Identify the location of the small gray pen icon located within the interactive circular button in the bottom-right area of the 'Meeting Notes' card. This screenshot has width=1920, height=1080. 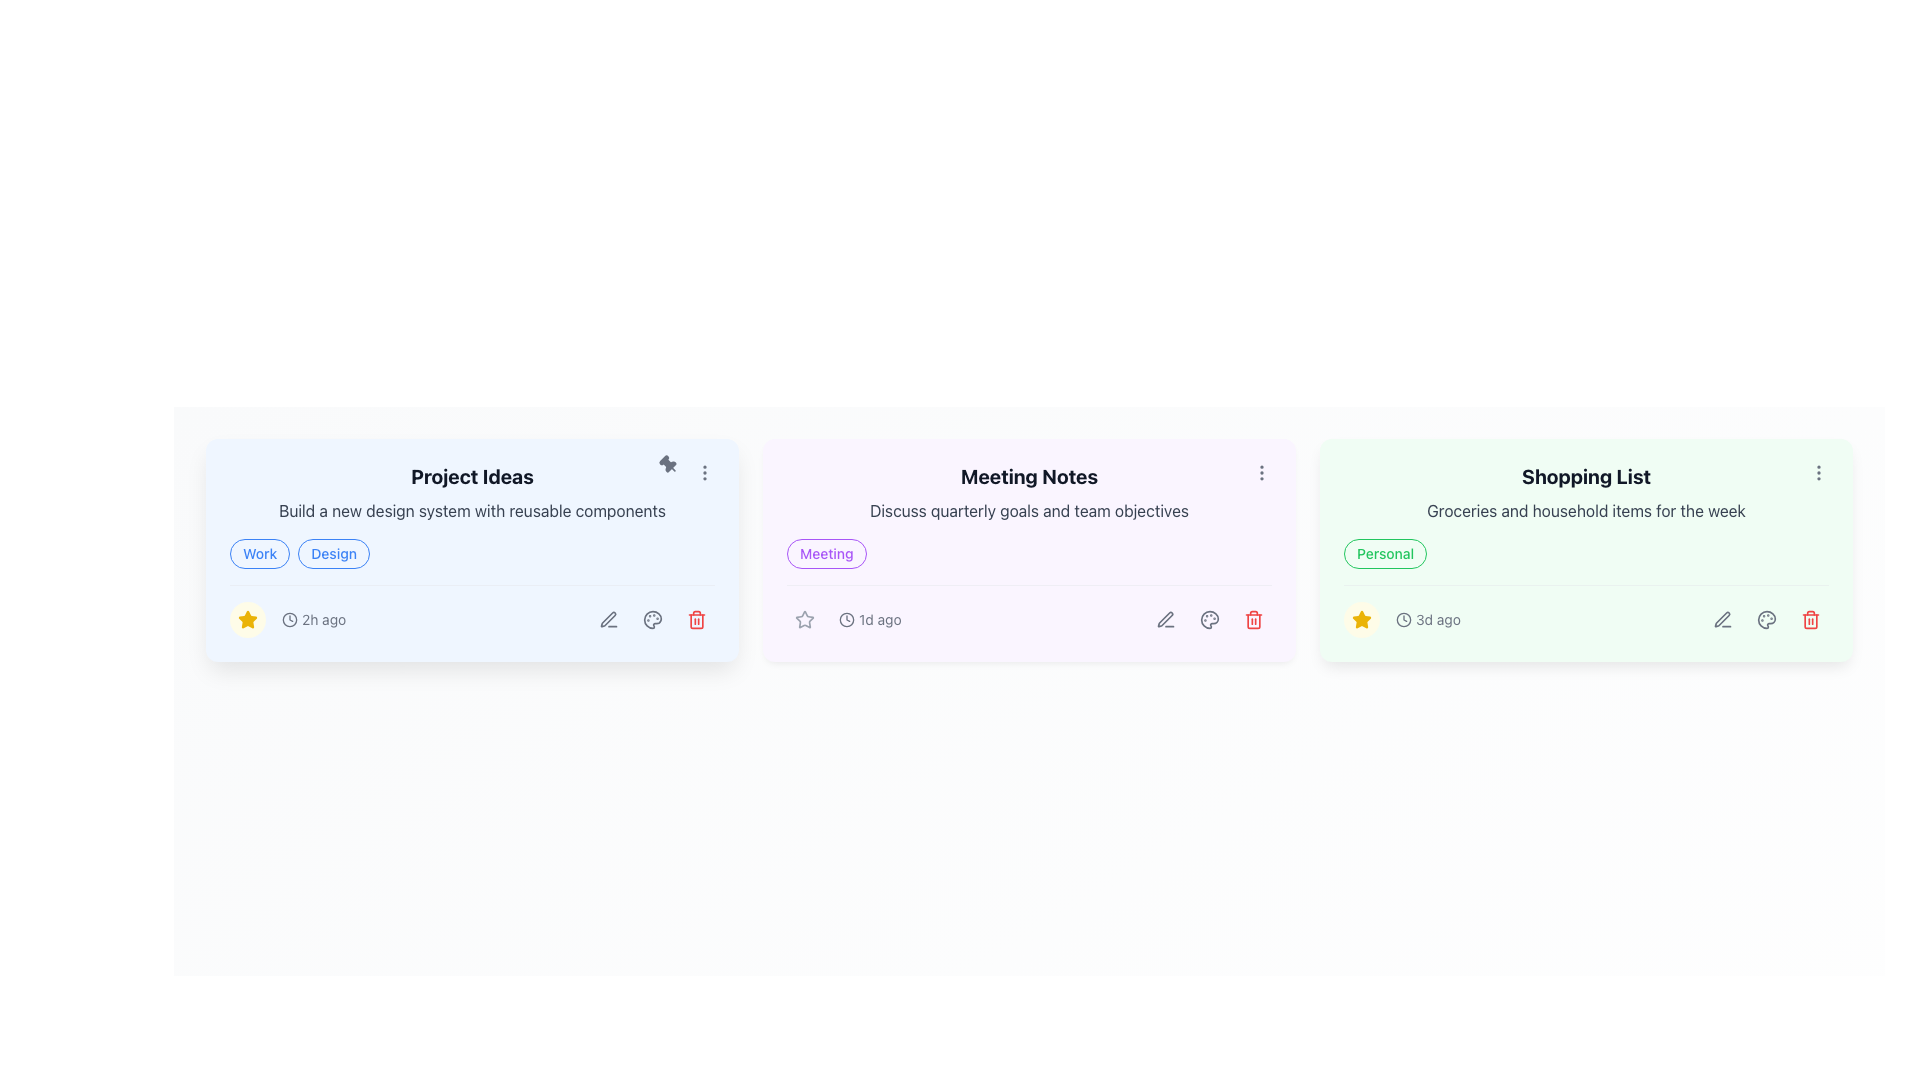
(1166, 619).